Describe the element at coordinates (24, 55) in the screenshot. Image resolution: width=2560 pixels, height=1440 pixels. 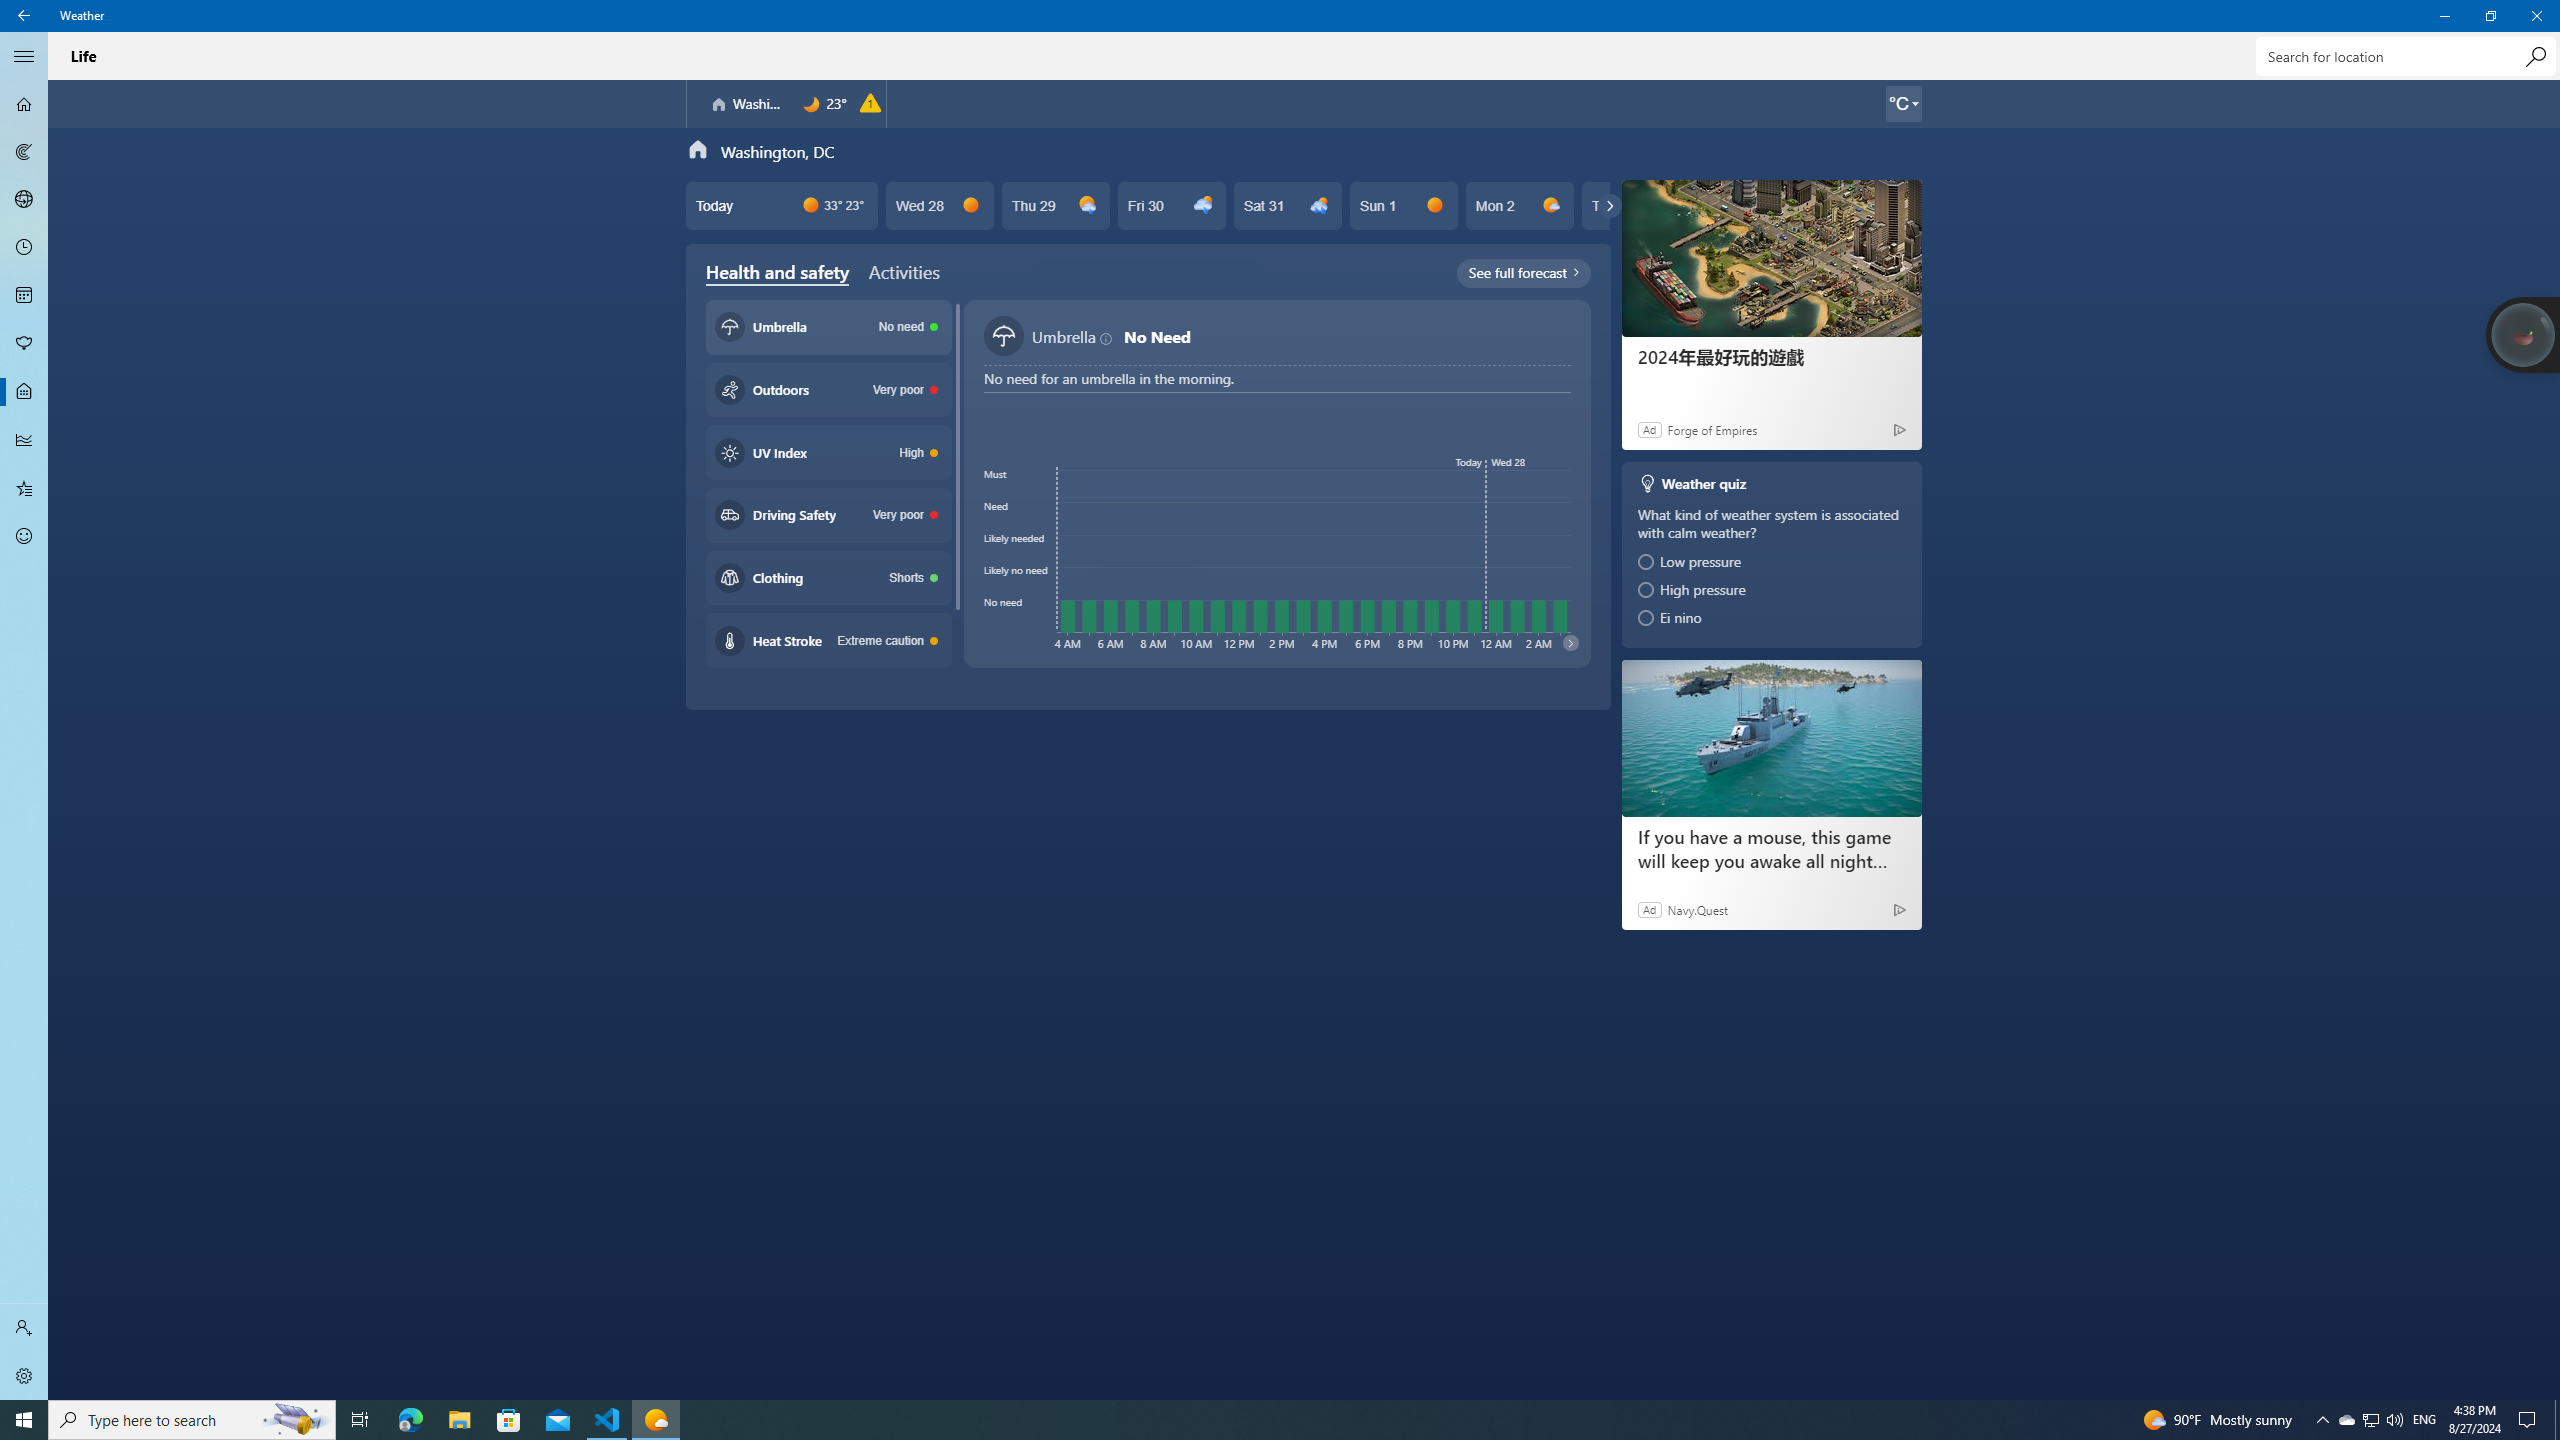
I see `'Collapse Navigation'` at that location.